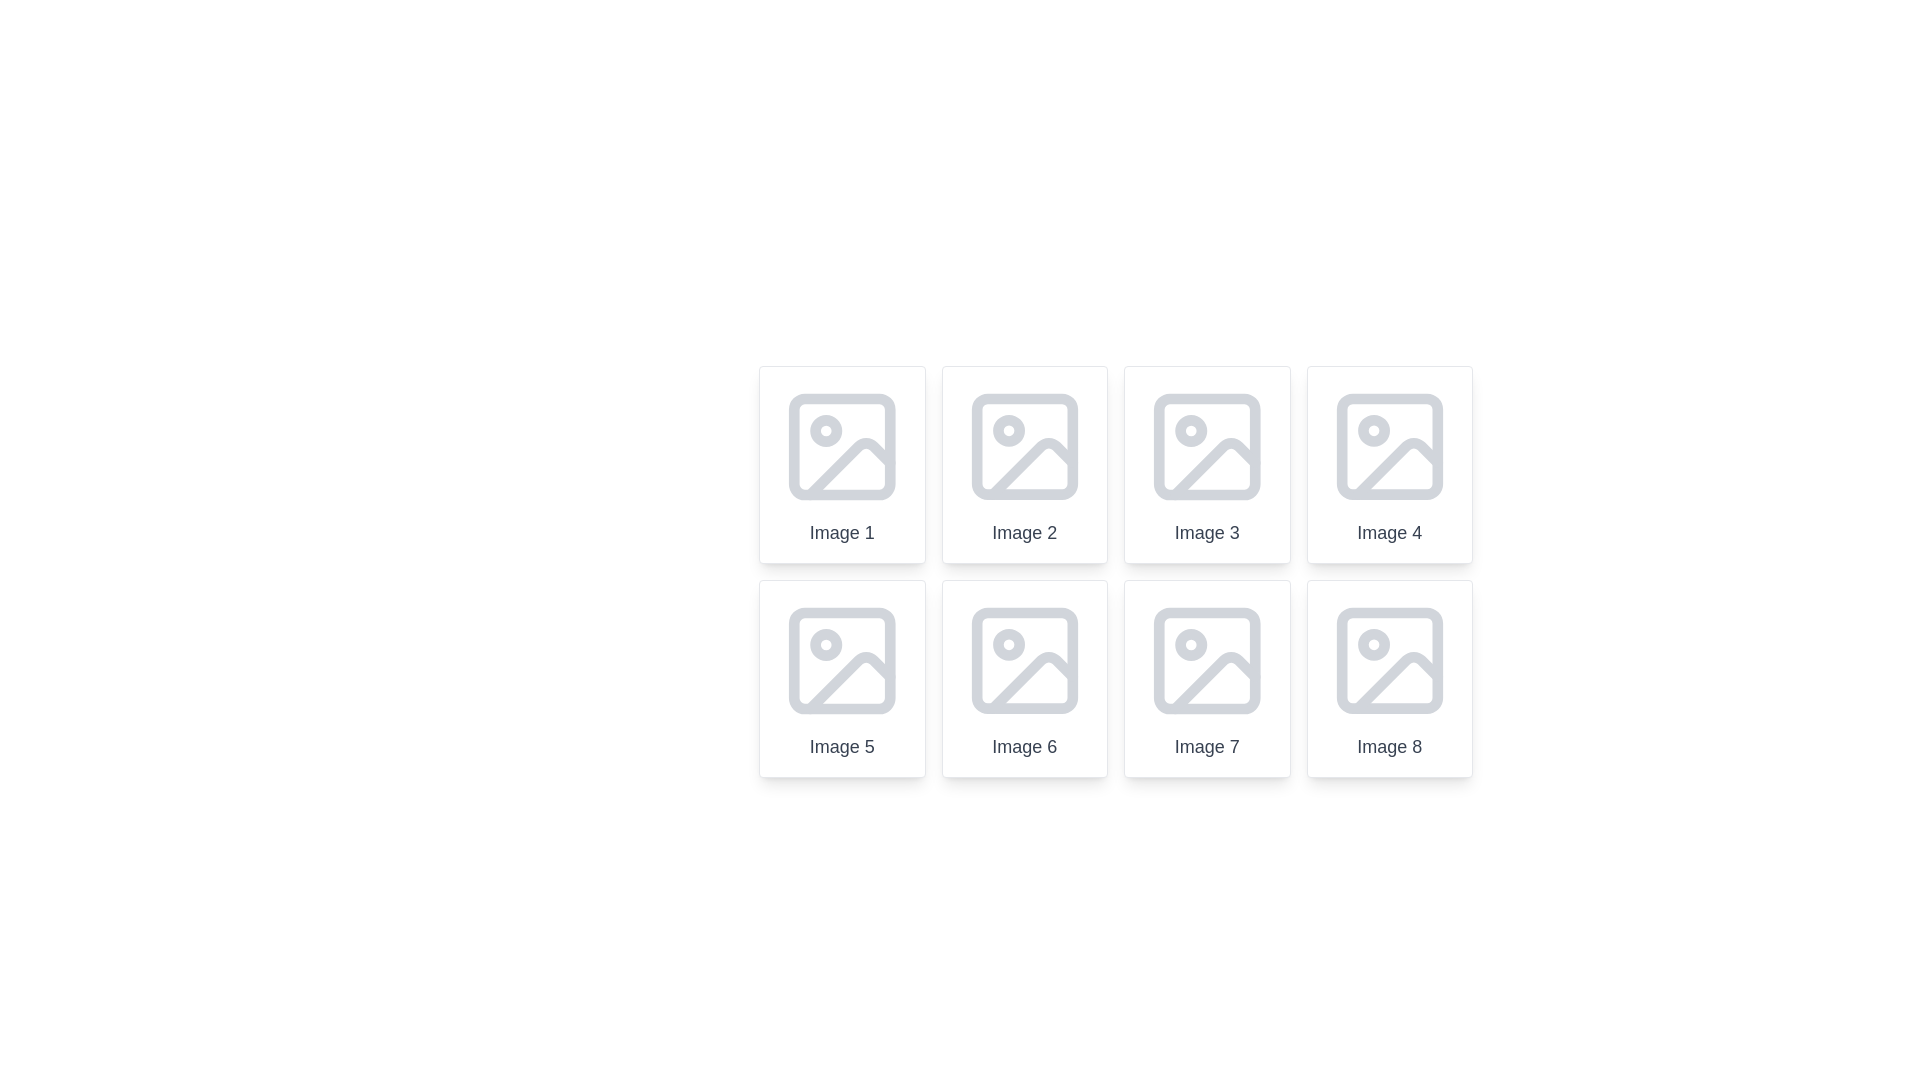 The image size is (1920, 1080). I want to click on the static text label displaying 'Image 4' in a medium-sized gray font, which is located directly below the image placeholder for 'Image 4' in the top-right quadrant of the main grid structure, so click(1388, 531).